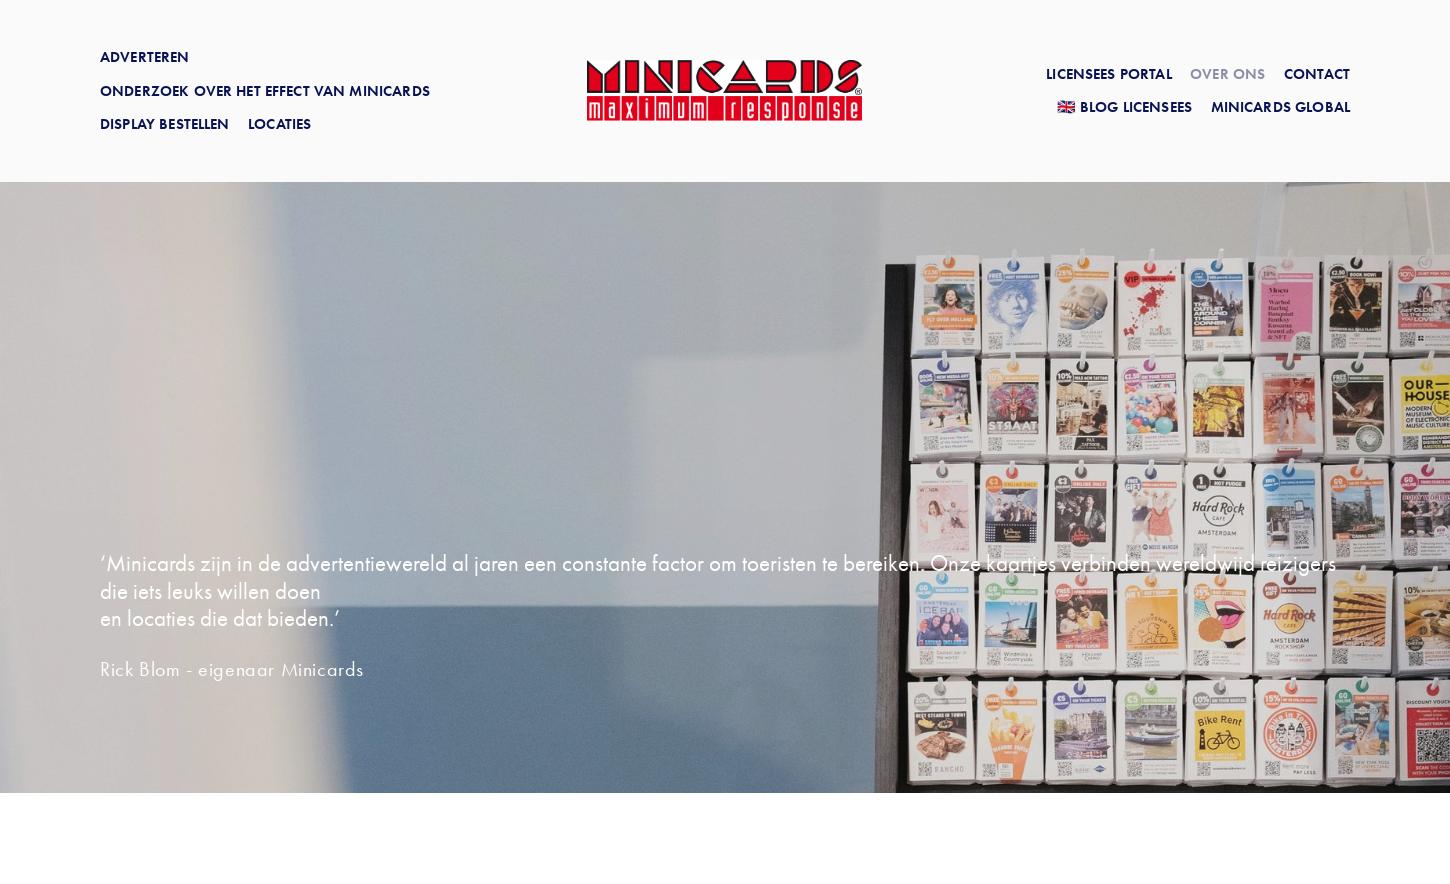 This screenshot has width=1450, height=884. I want to click on 'Rick Blom - eigenaar Minicards', so click(231, 668).